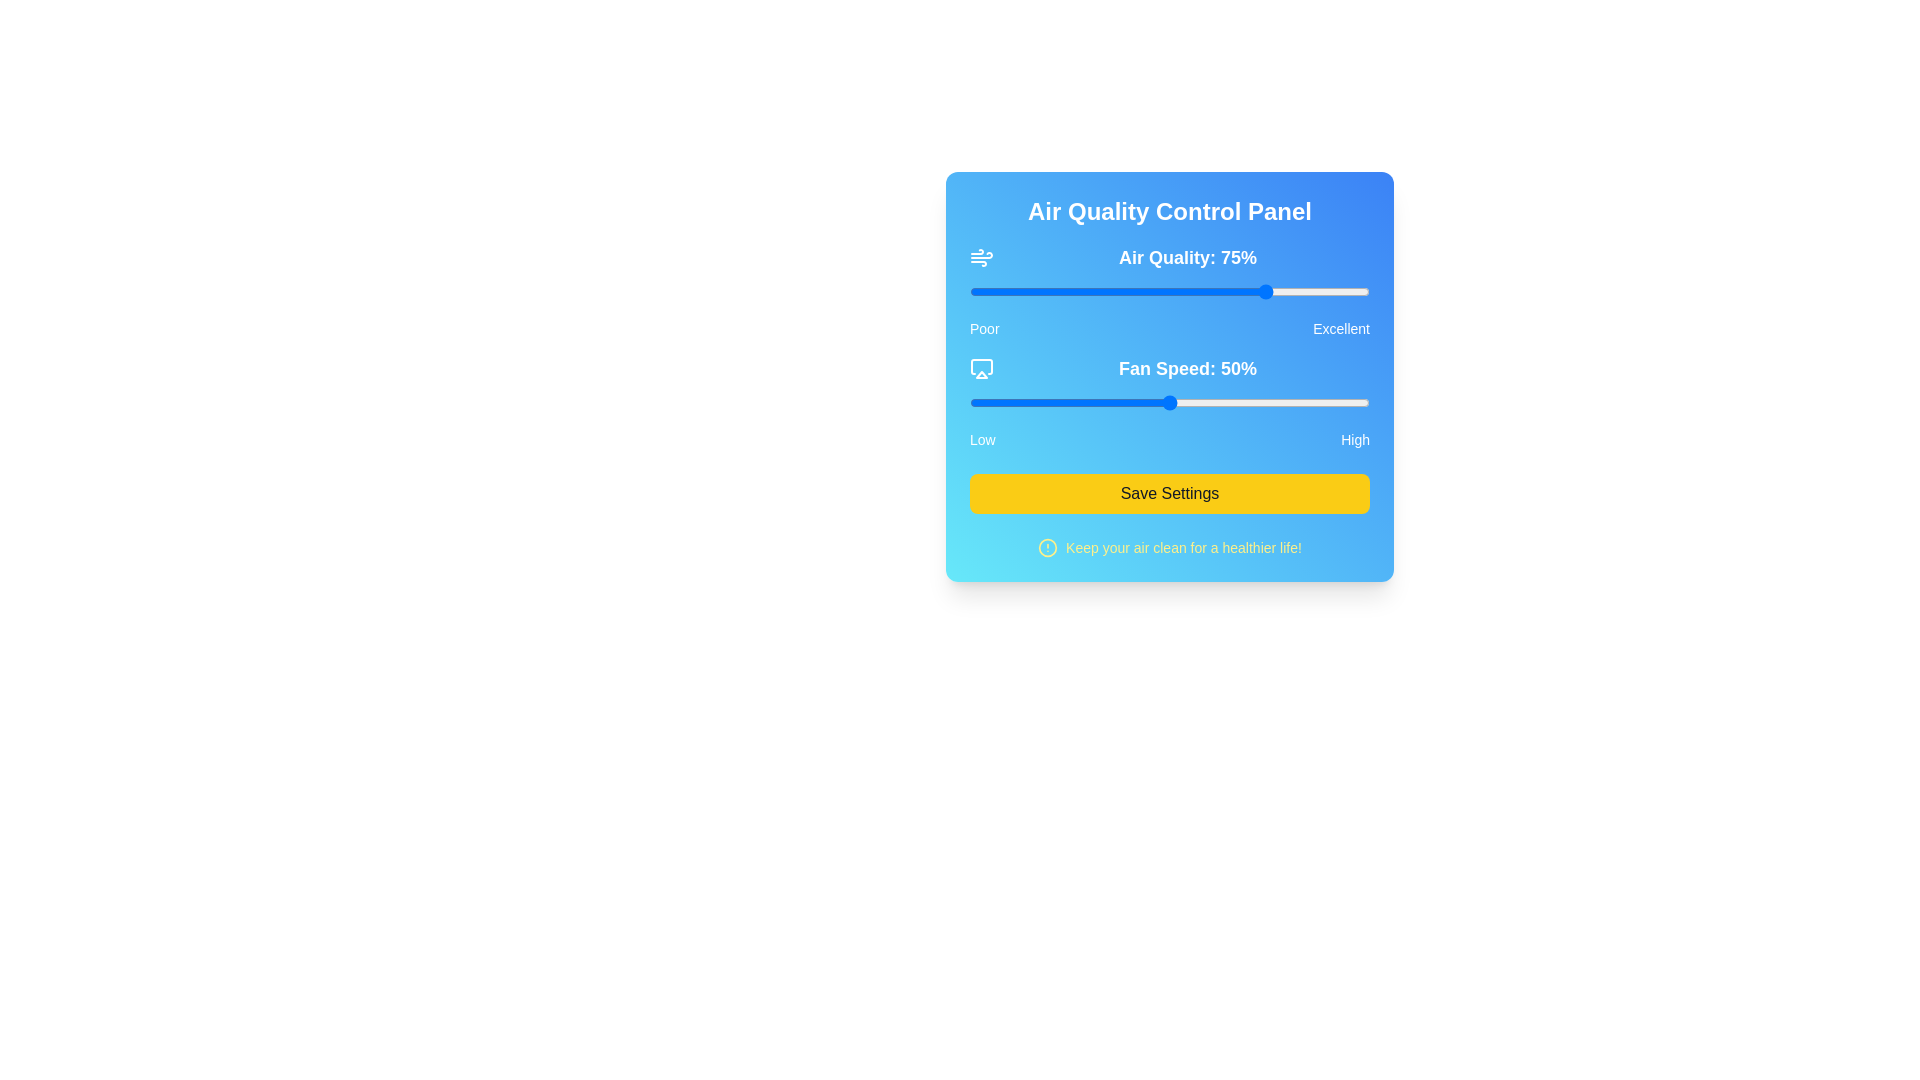 The width and height of the screenshot is (1920, 1080). What do you see at coordinates (1077, 292) in the screenshot?
I see `air quality` at bounding box center [1077, 292].